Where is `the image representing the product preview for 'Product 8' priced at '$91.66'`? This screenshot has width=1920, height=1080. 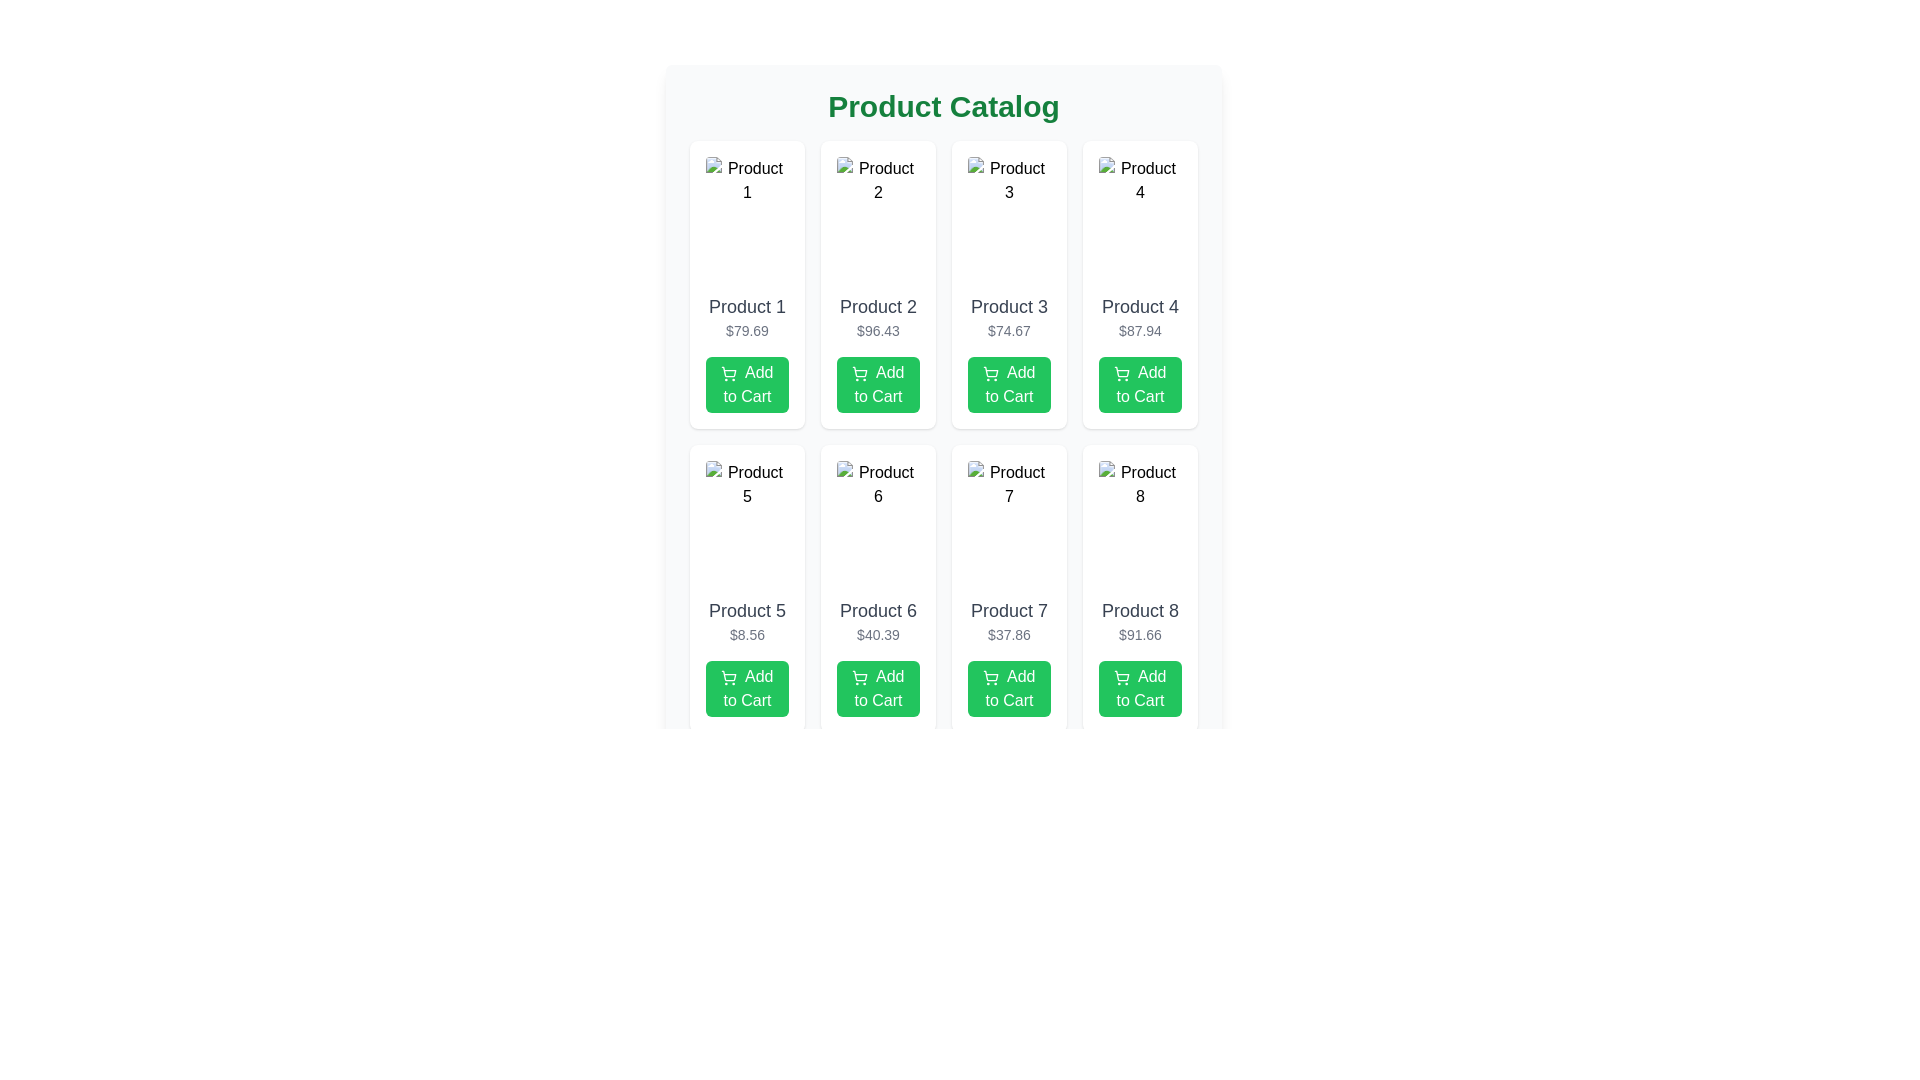
the image representing the product preview for 'Product 8' priced at '$91.66' is located at coordinates (1140, 523).